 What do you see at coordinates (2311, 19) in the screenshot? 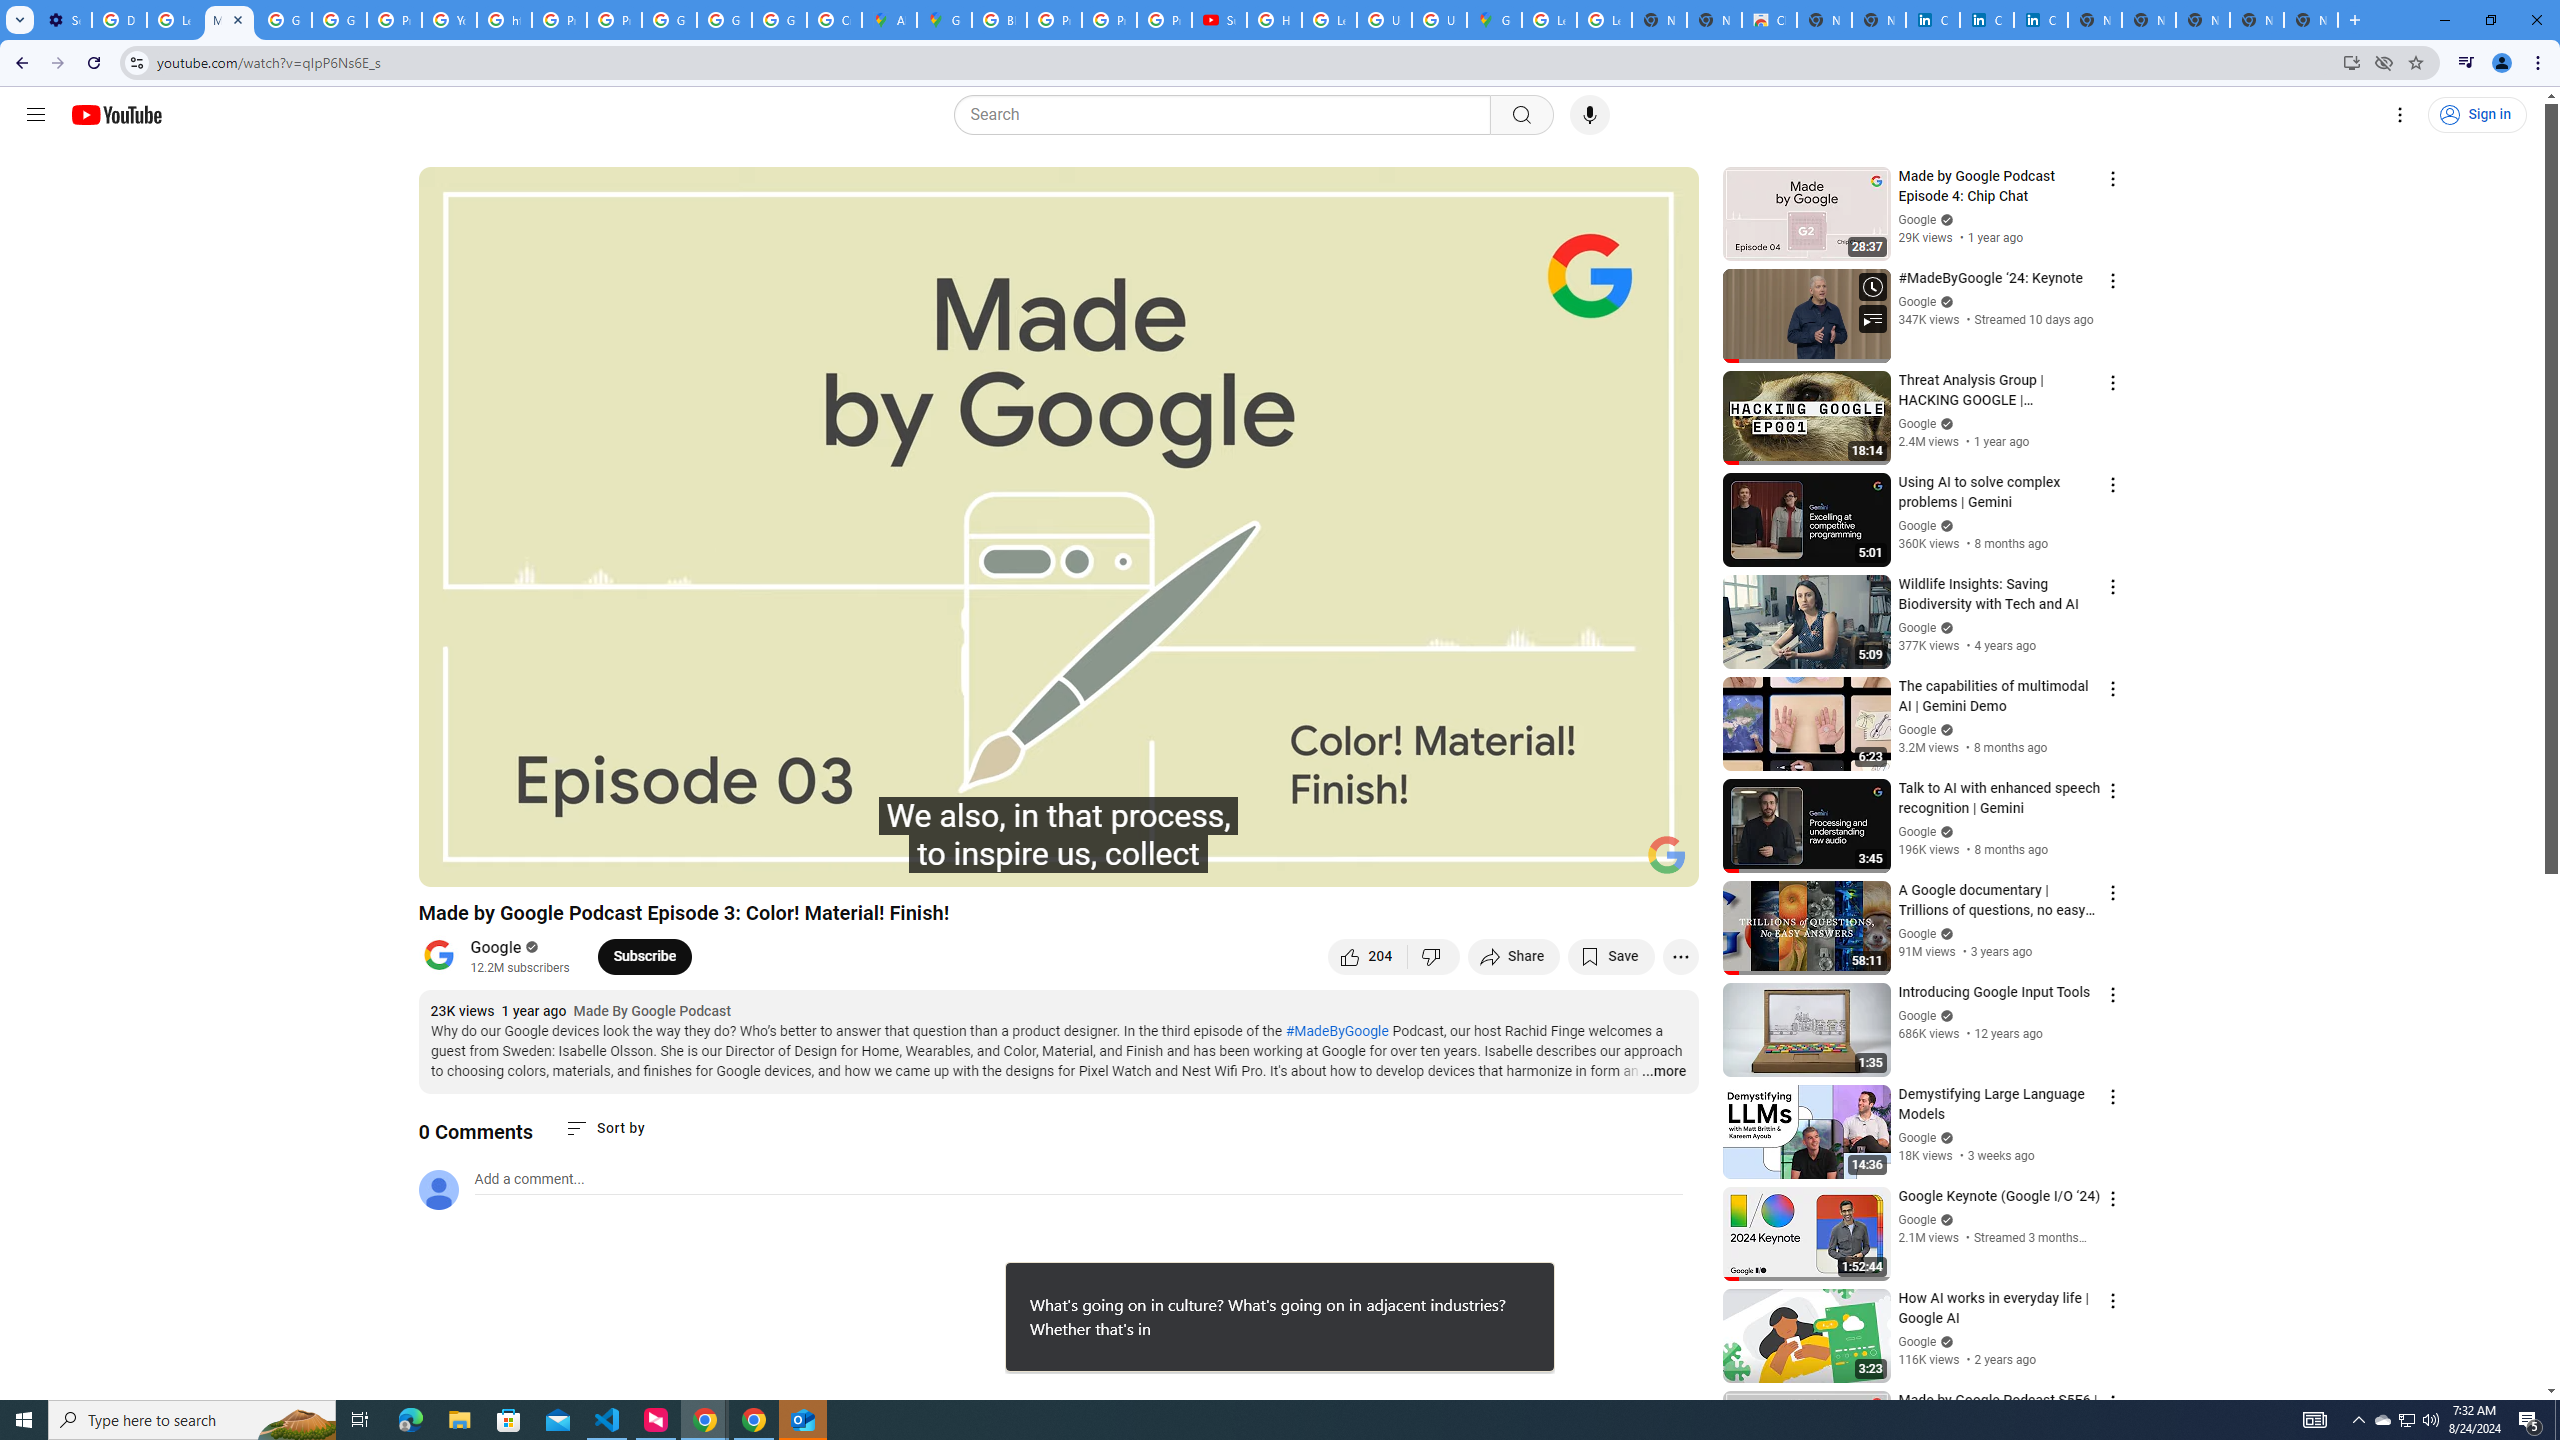
I see `'New Tab'` at bounding box center [2311, 19].